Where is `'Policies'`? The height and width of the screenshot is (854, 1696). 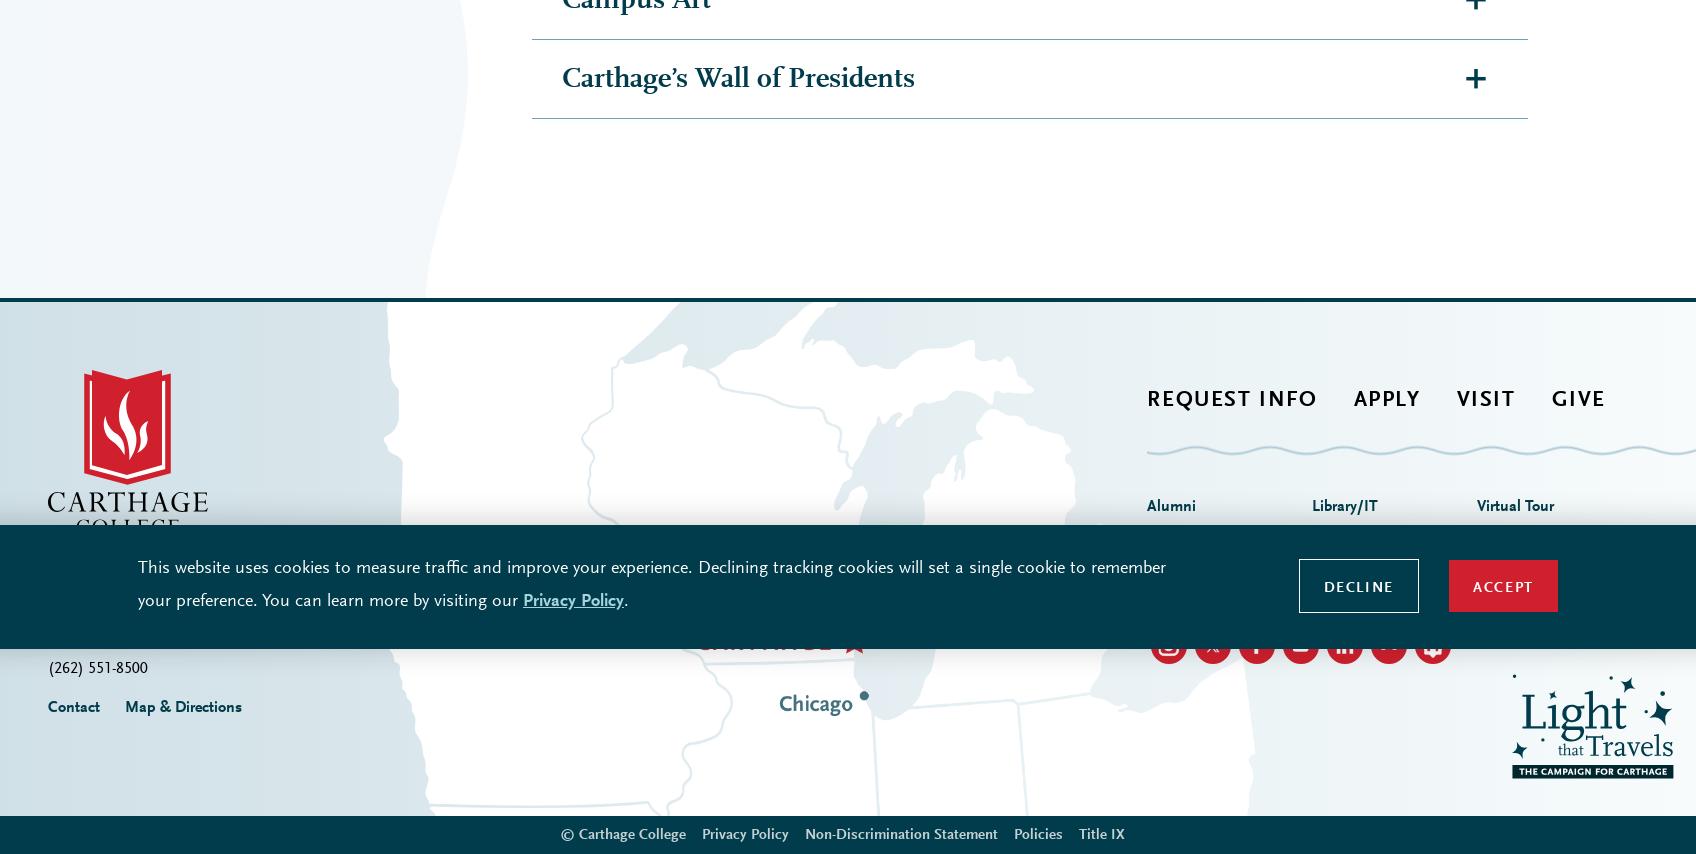 'Policies' is located at coordinates (1037, 478).